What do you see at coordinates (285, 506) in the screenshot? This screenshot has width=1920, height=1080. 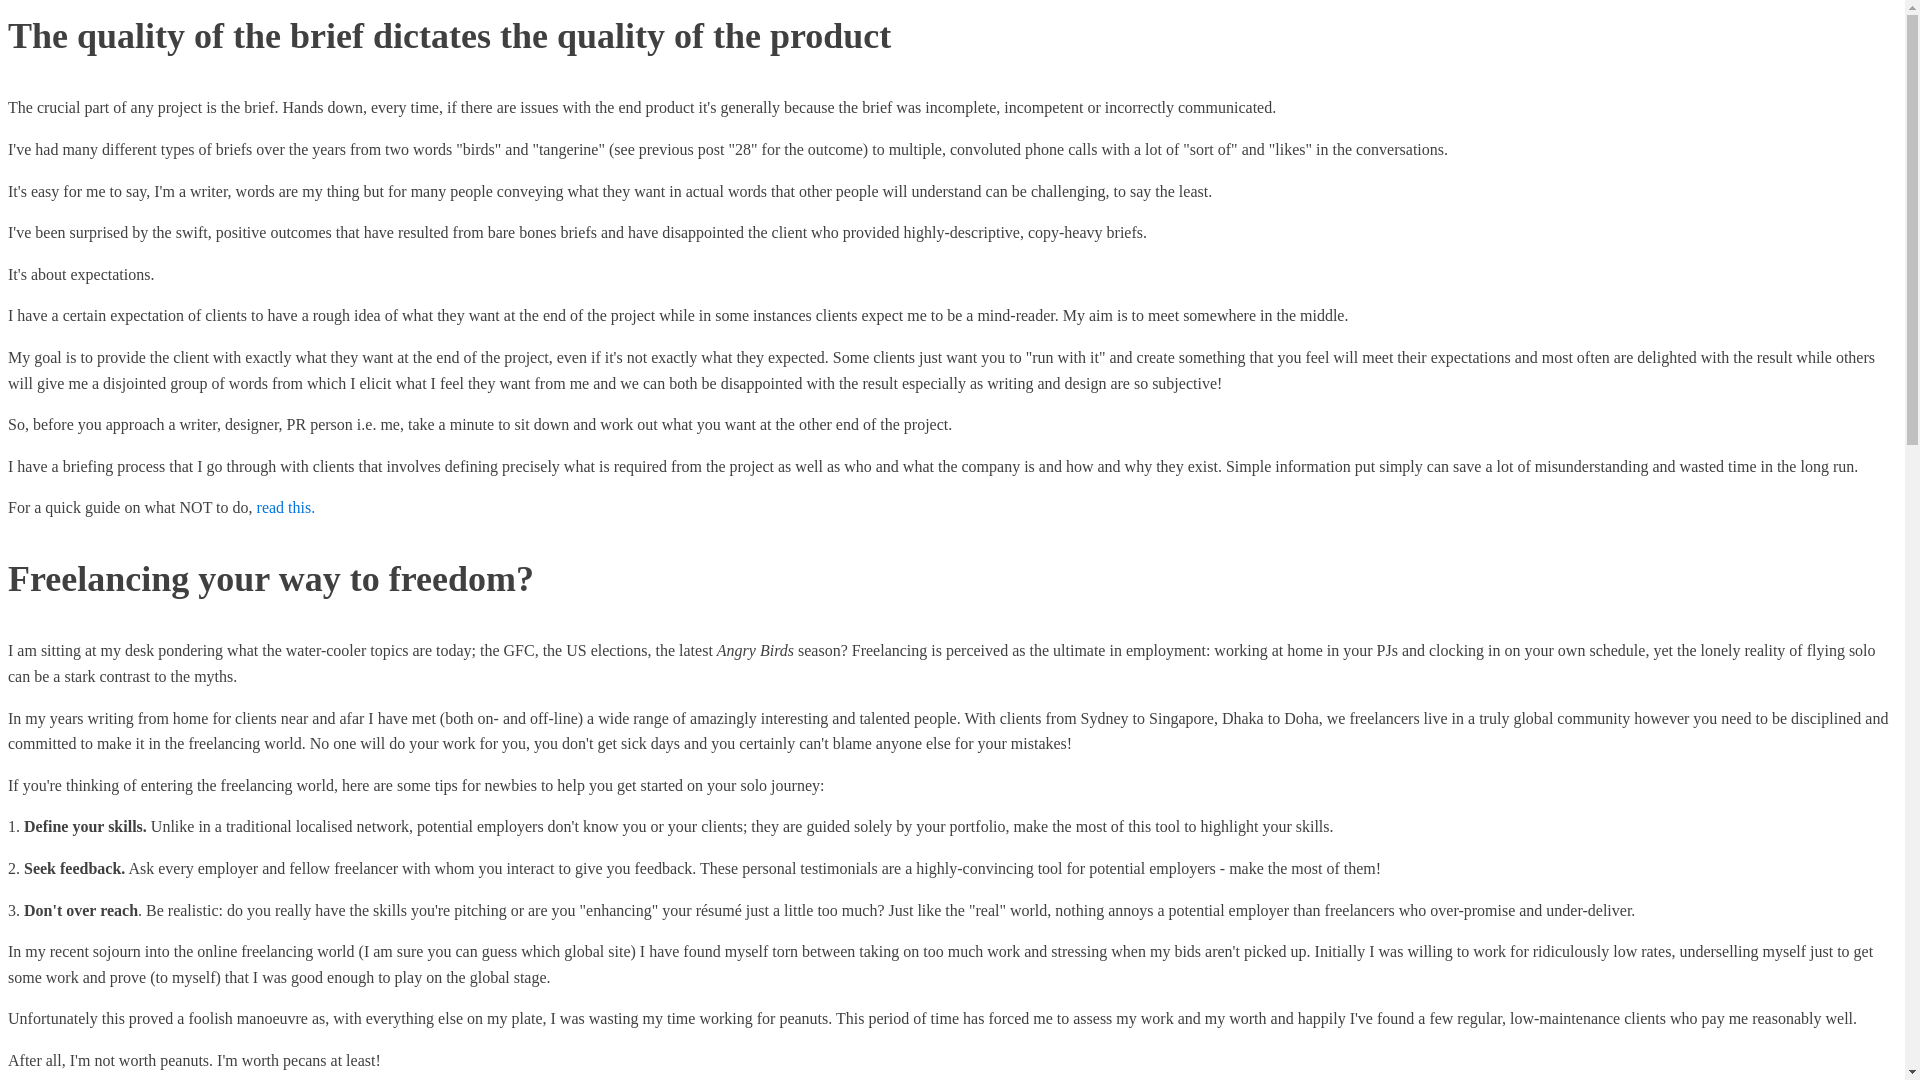 I see `'read this.'` at bounding box center [285, 506].